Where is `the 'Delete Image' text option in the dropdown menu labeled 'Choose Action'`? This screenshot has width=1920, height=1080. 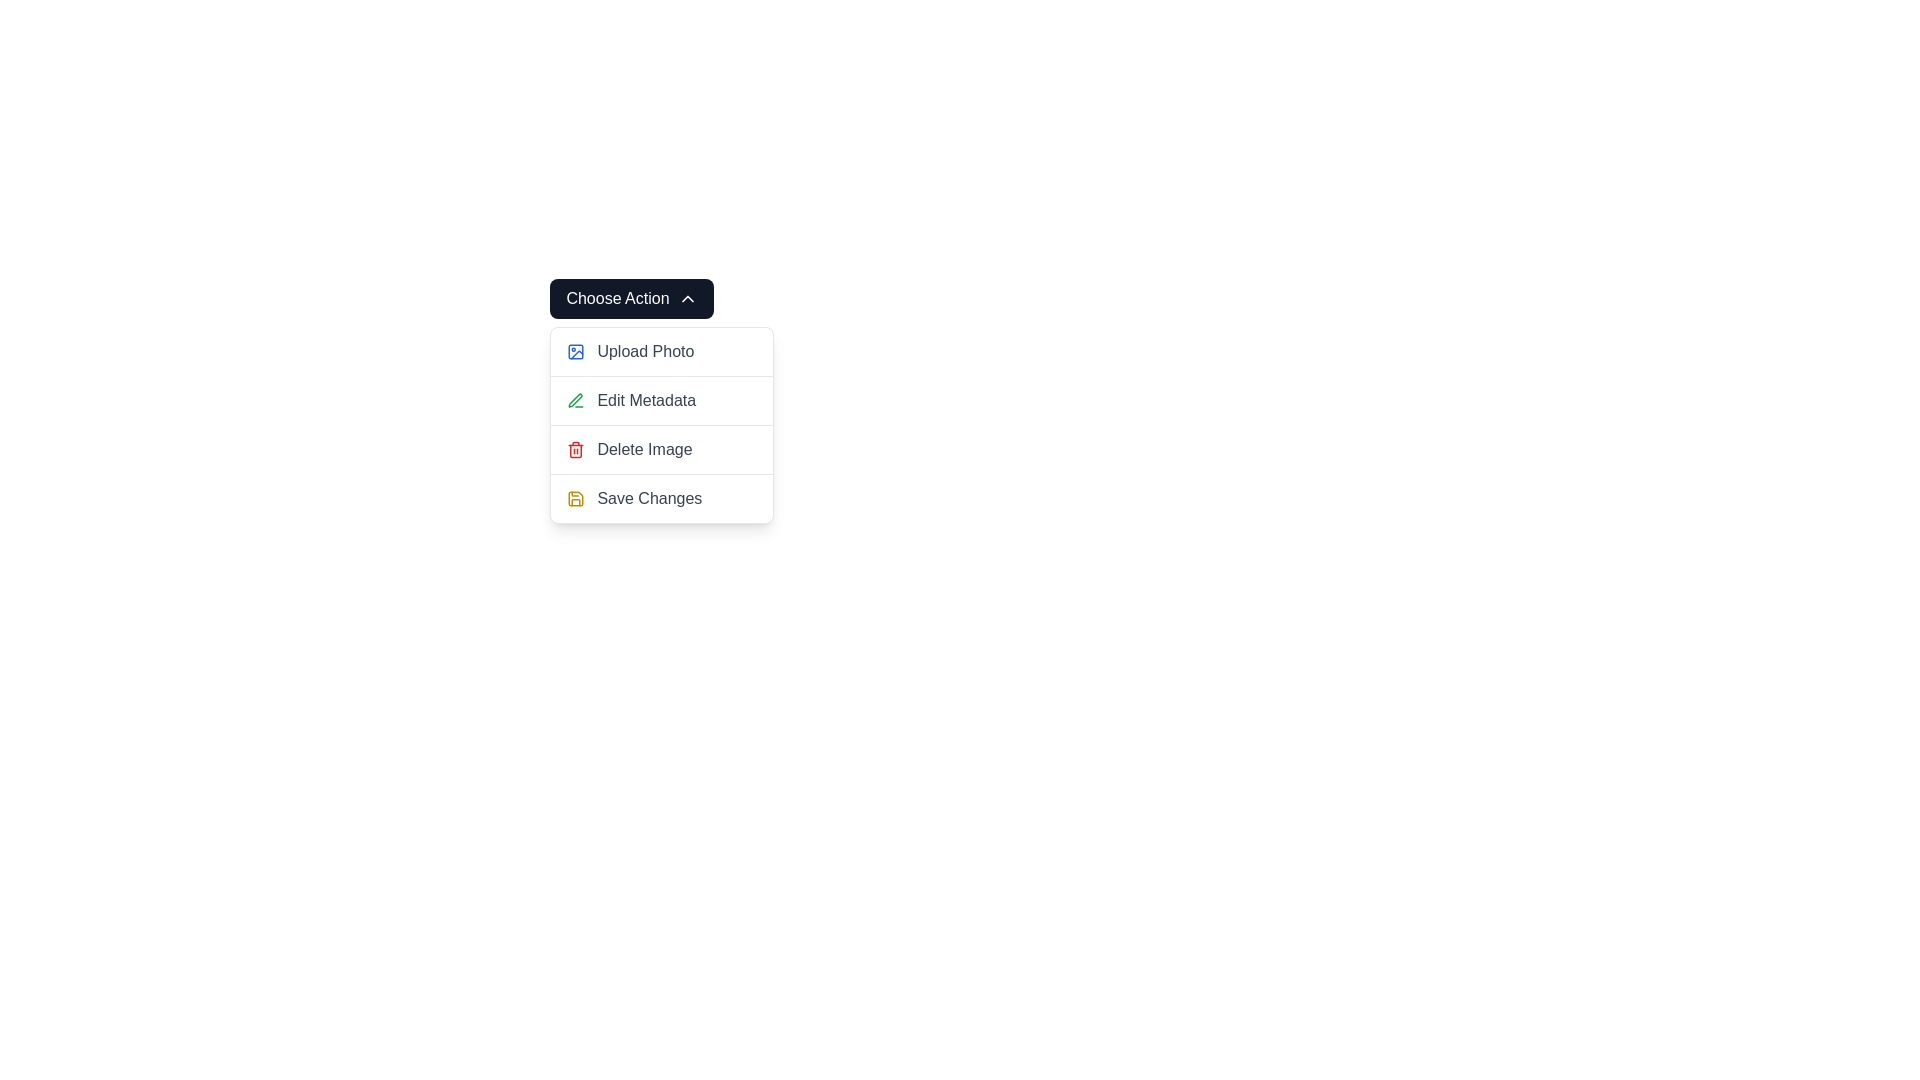 the 'Delete Image' text option in the dropdown menu labeled 'Choose Action' is located at coordinates (644, 450).